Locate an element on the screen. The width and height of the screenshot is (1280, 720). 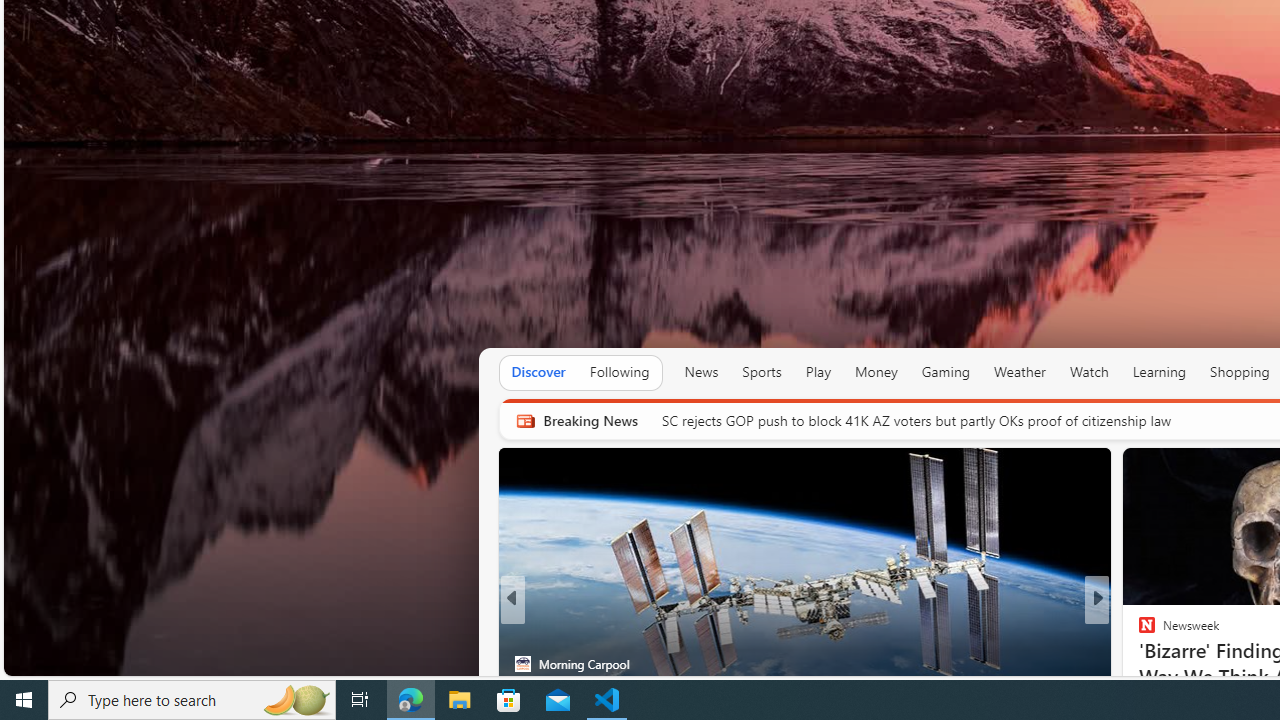
'PC World' is located at coordinates (1138, 632).